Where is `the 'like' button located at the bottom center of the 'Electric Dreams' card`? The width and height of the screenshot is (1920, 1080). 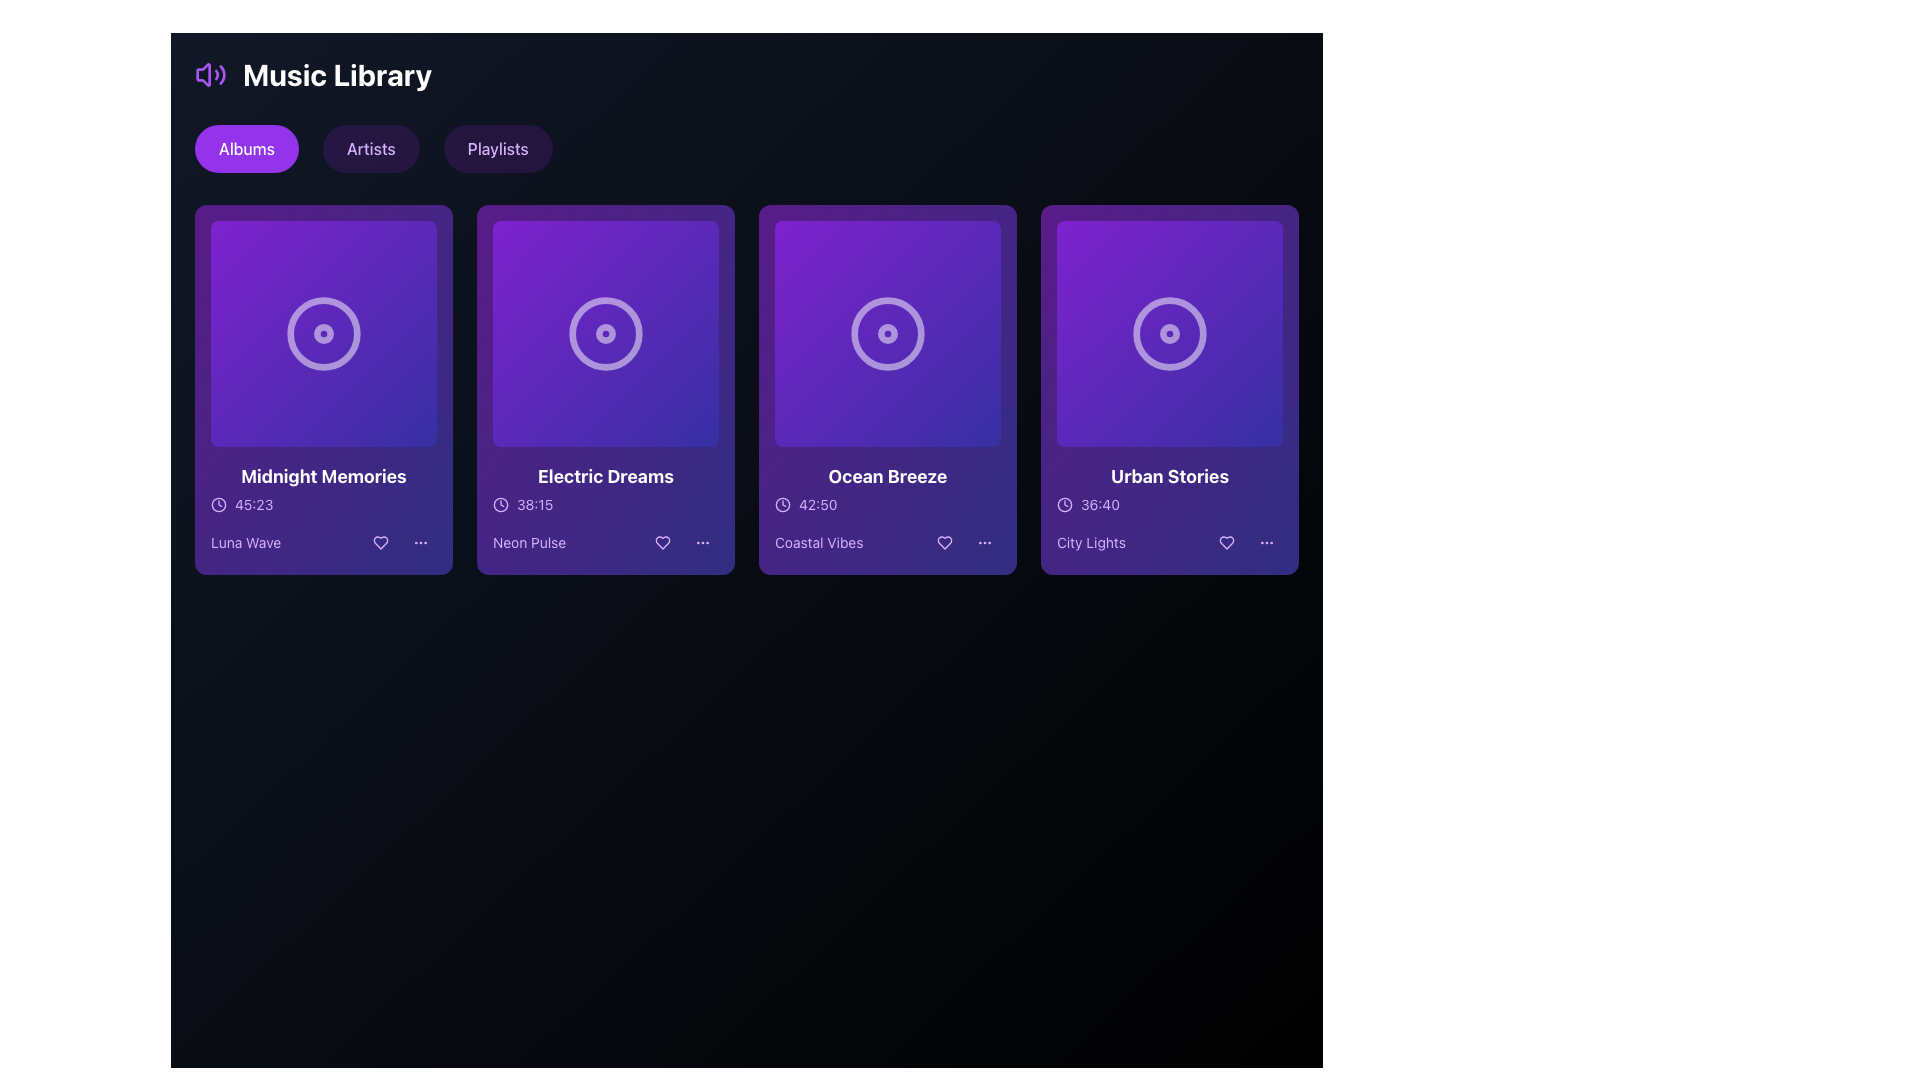 the 'like' button located at the bottom center of the 'Electric Dreams' card is located at coordinates (662, 543).